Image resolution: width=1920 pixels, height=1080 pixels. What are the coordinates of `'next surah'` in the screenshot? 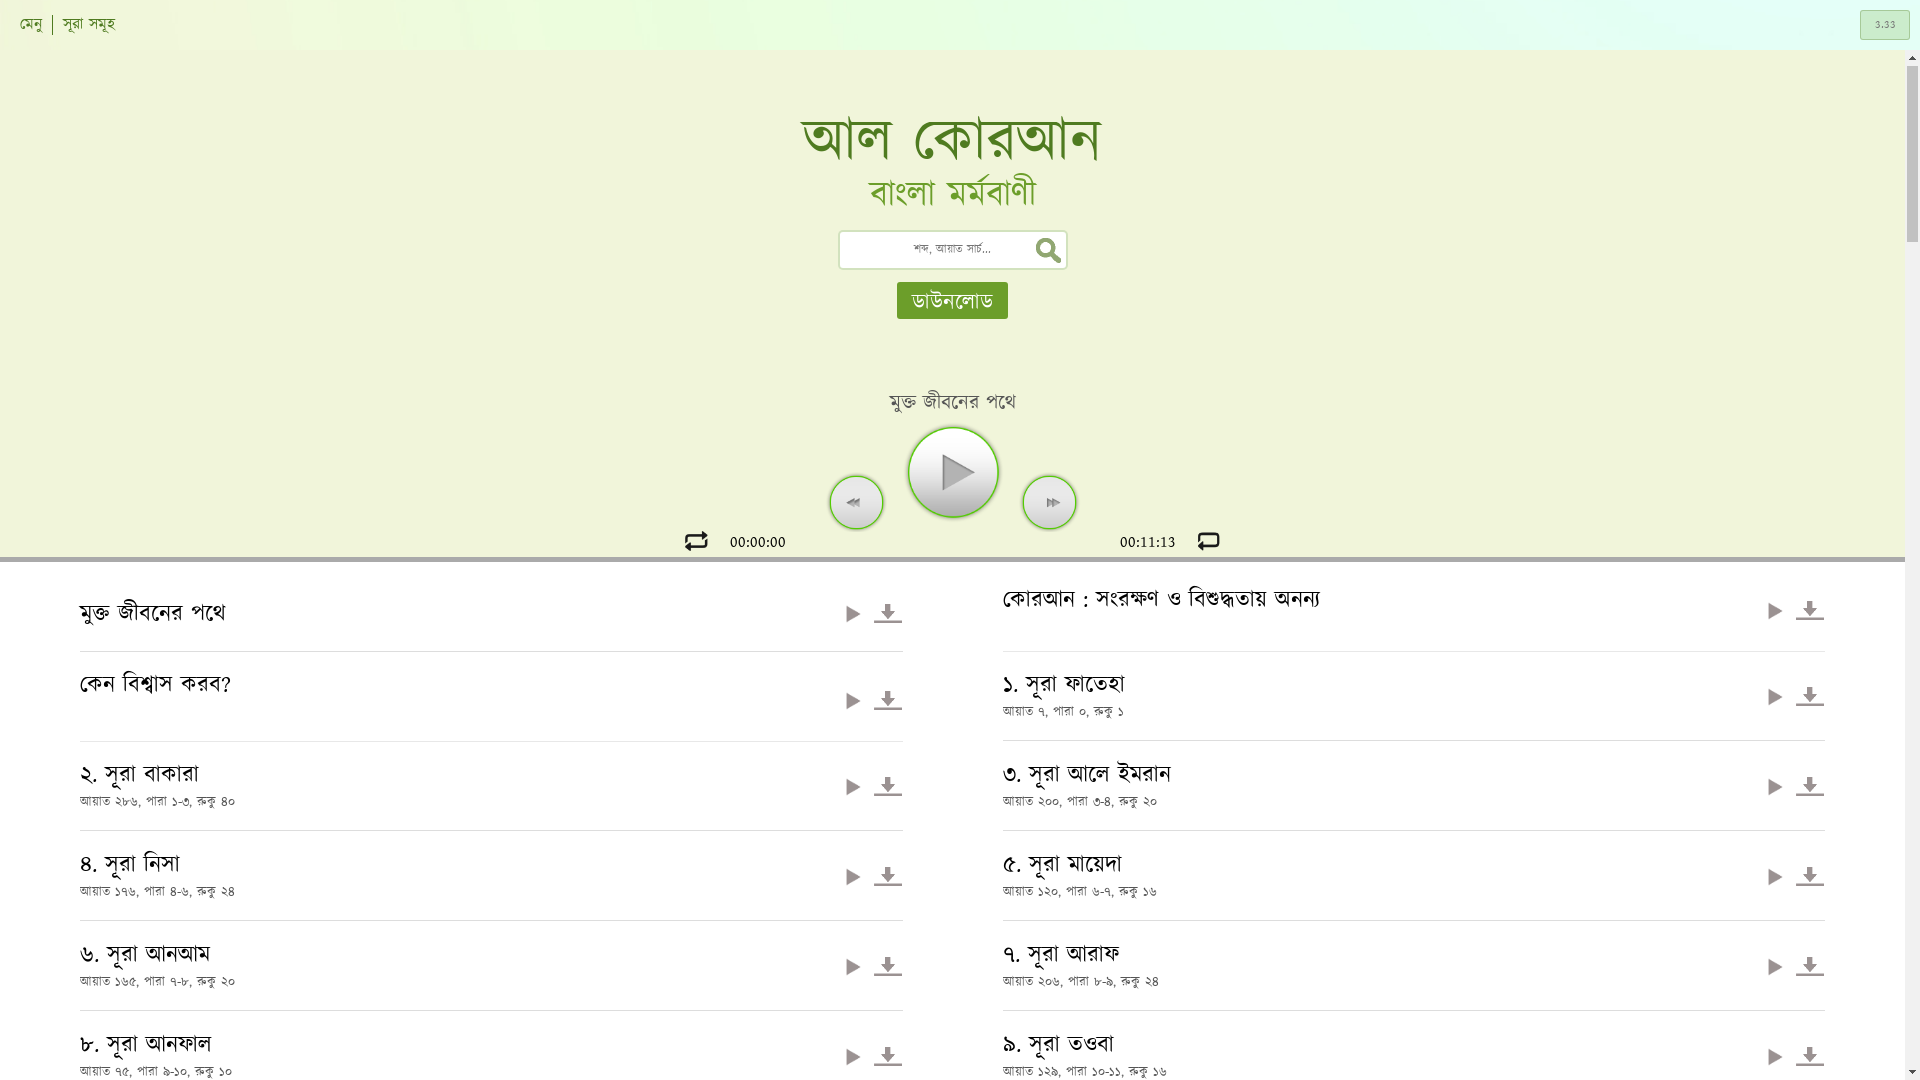 It's located at (1049, 500).